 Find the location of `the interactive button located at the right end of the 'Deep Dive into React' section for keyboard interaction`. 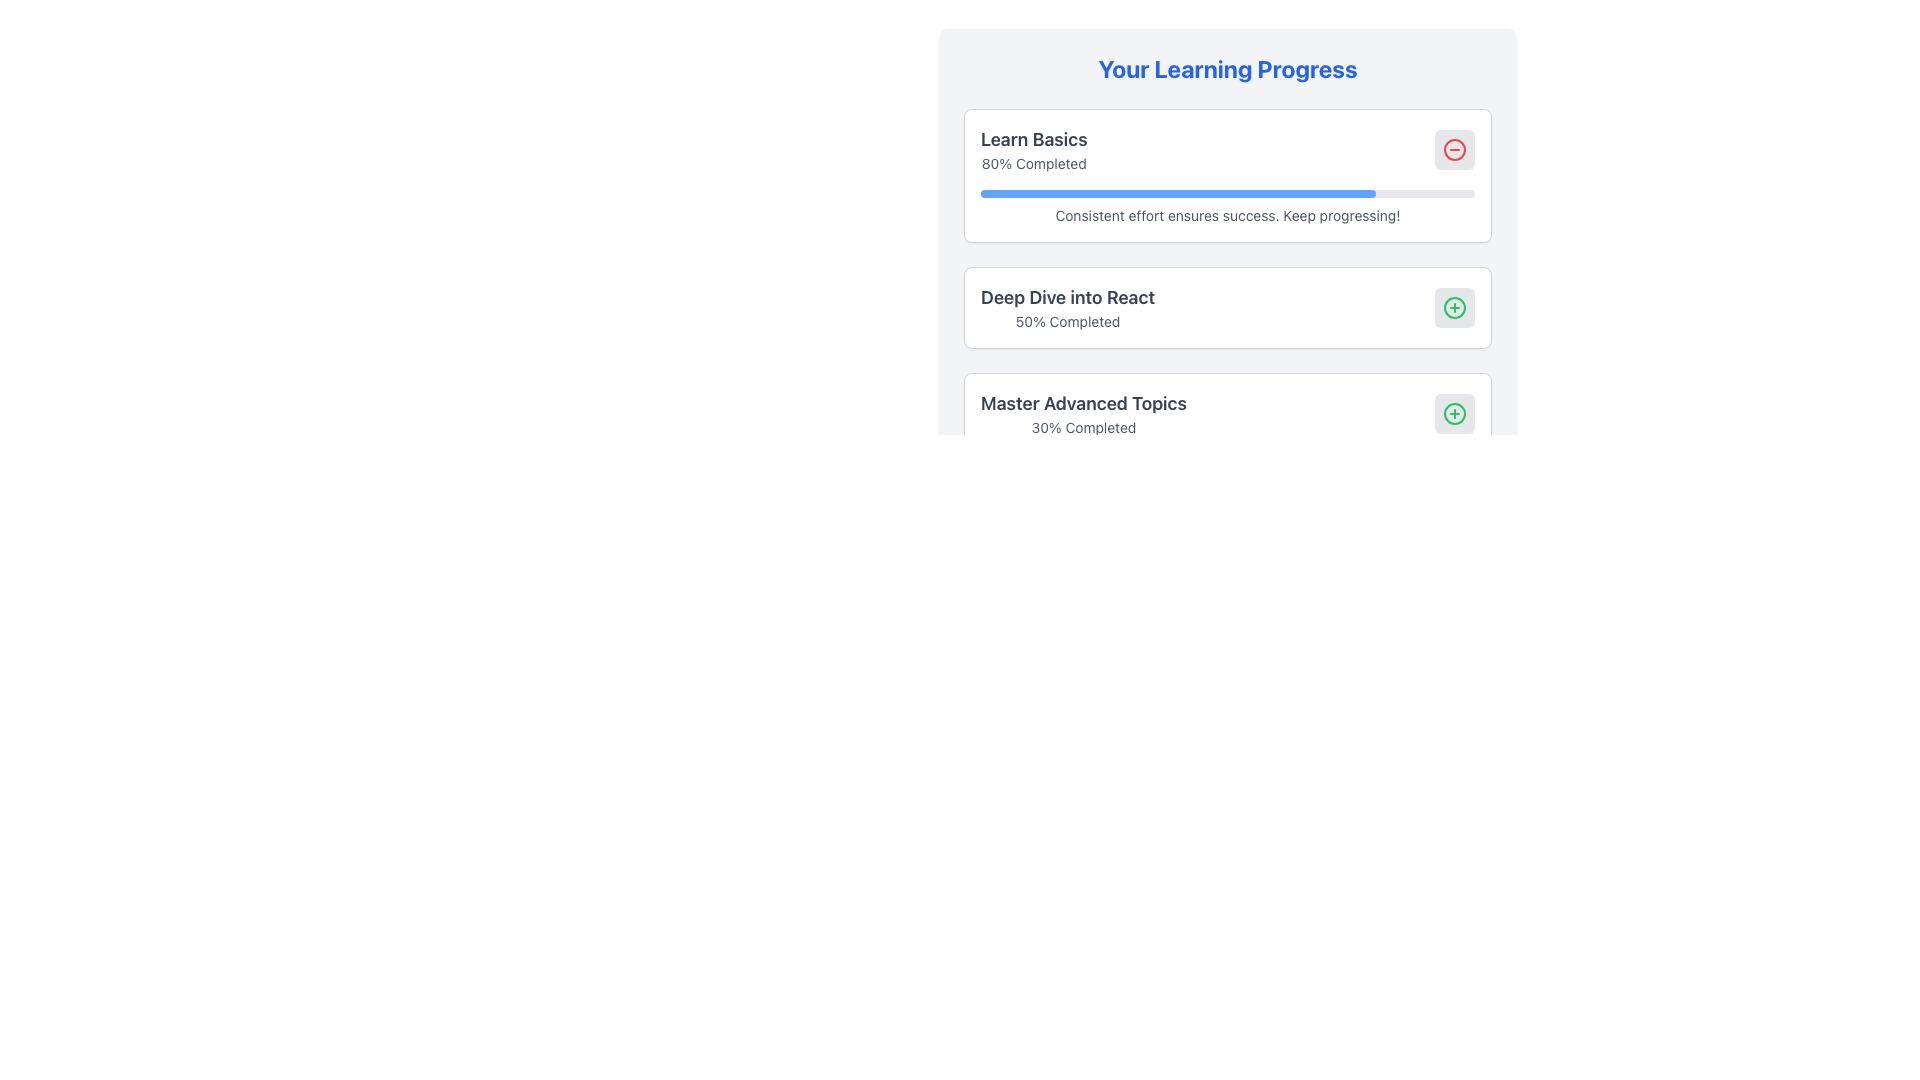

the interactive button located at the right end of the 'Deep Dive into React' section for keyboard interaction is located at coordinates (1454, 308).